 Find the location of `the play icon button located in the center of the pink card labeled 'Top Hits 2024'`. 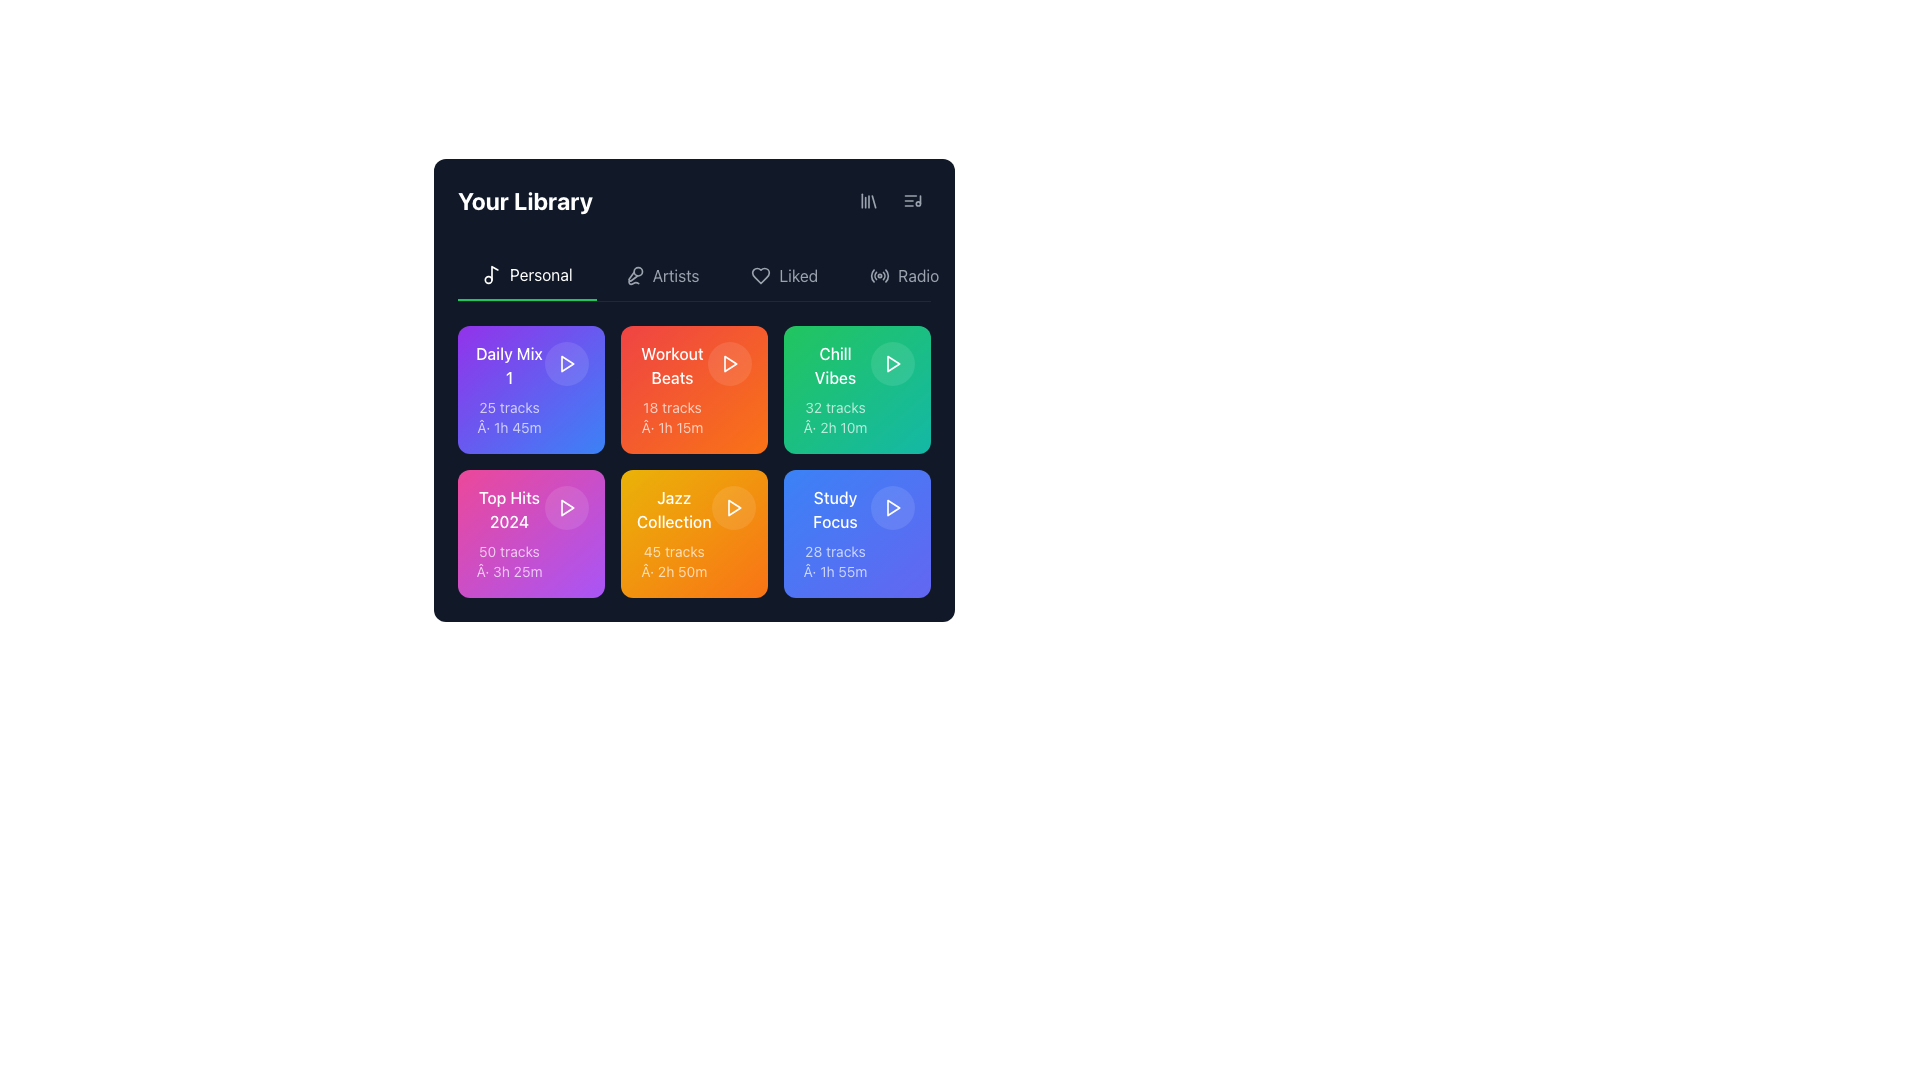

the play icon button located in the center of the pink card labeled 'Top Hits 2024' is located at coordinates (565, 507).